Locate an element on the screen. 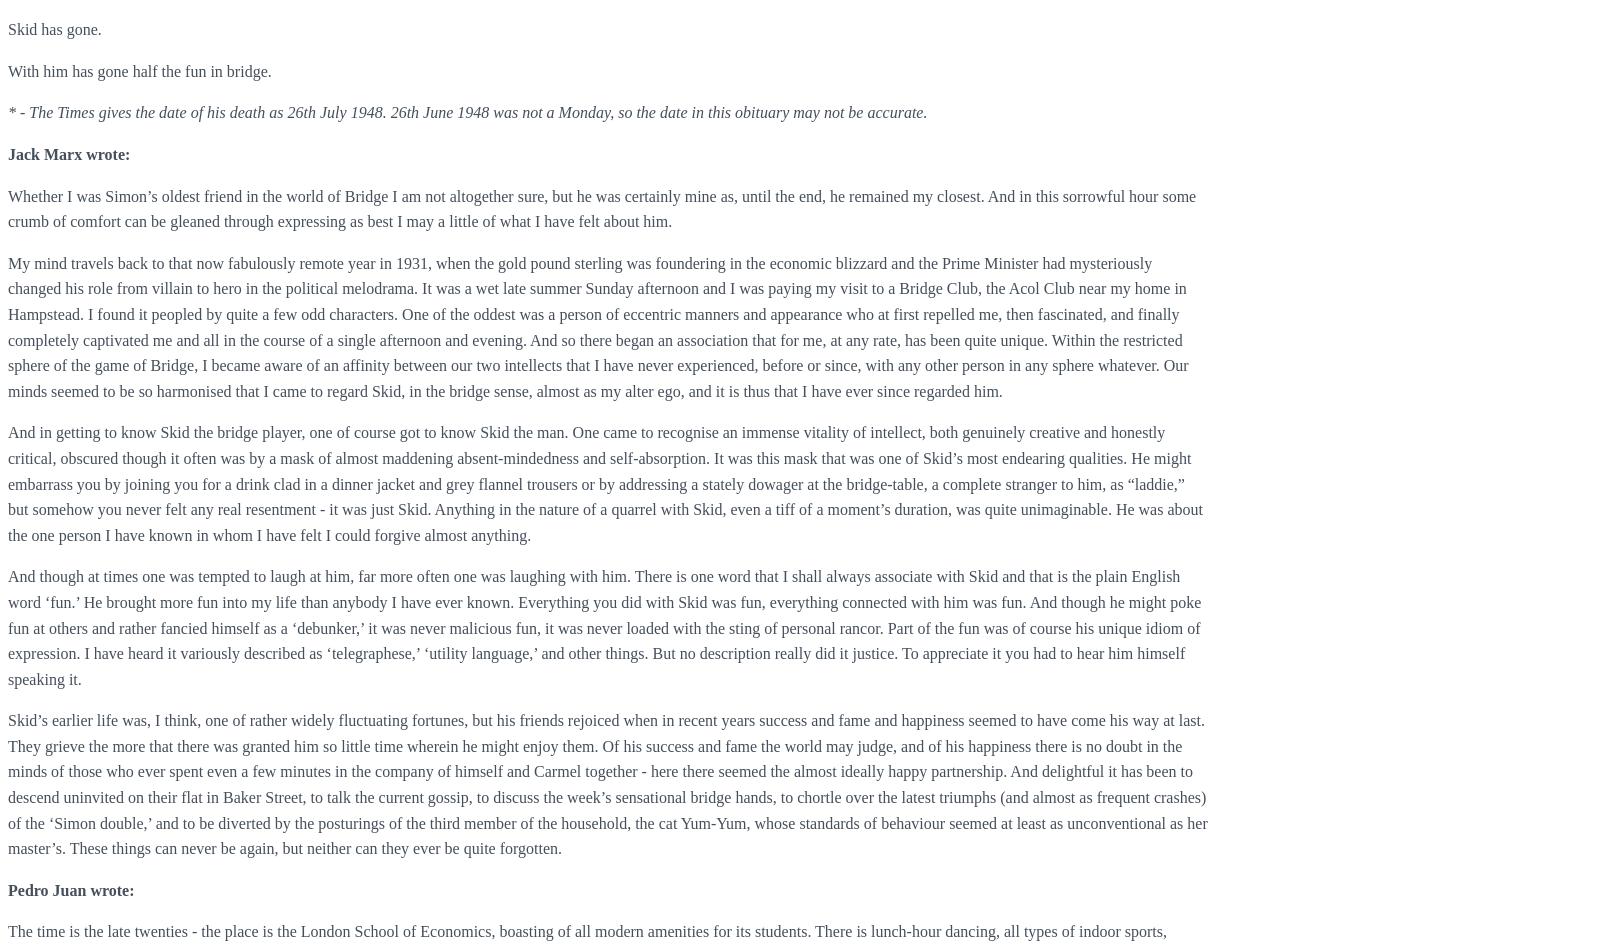  'Pedro Juan wrote:' is located at coordinates (70, 888).